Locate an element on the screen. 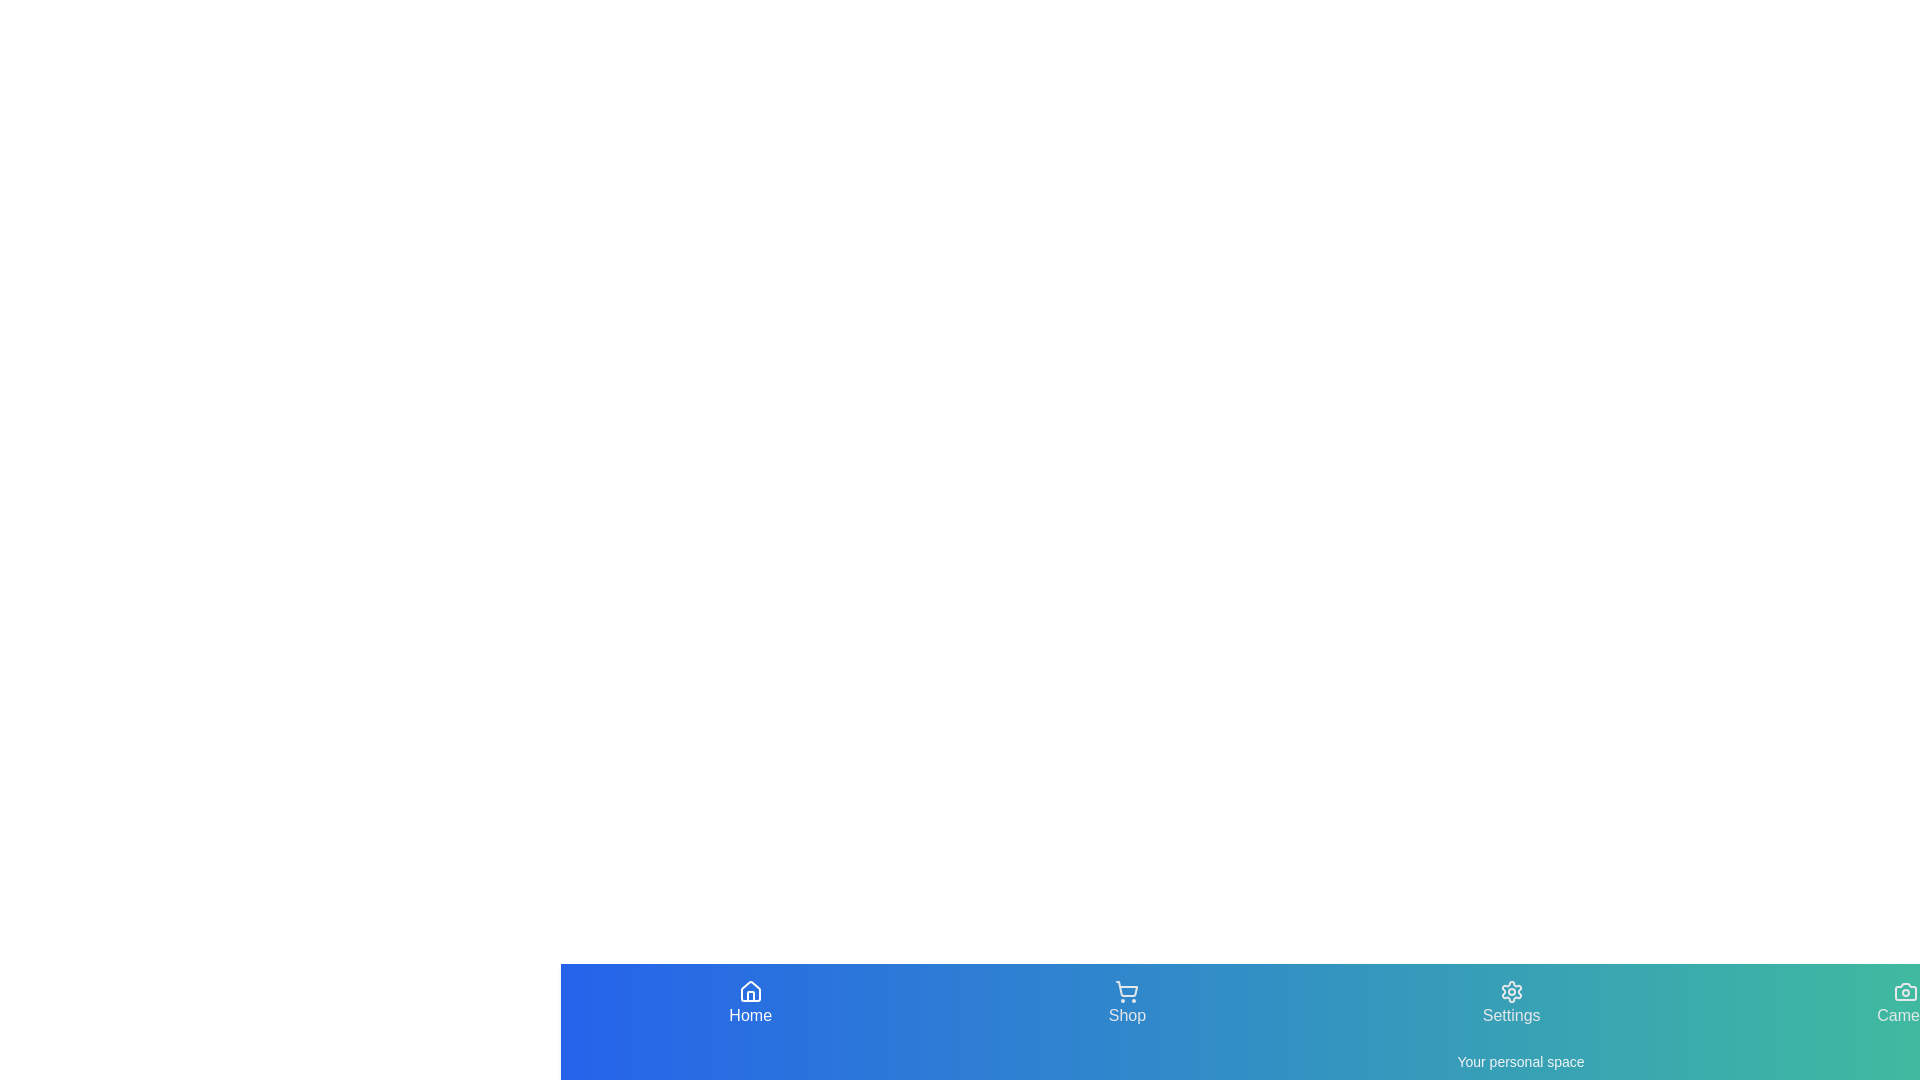  the Settings navigation tab by clicking on it is located at coordinates (1511, 1003).